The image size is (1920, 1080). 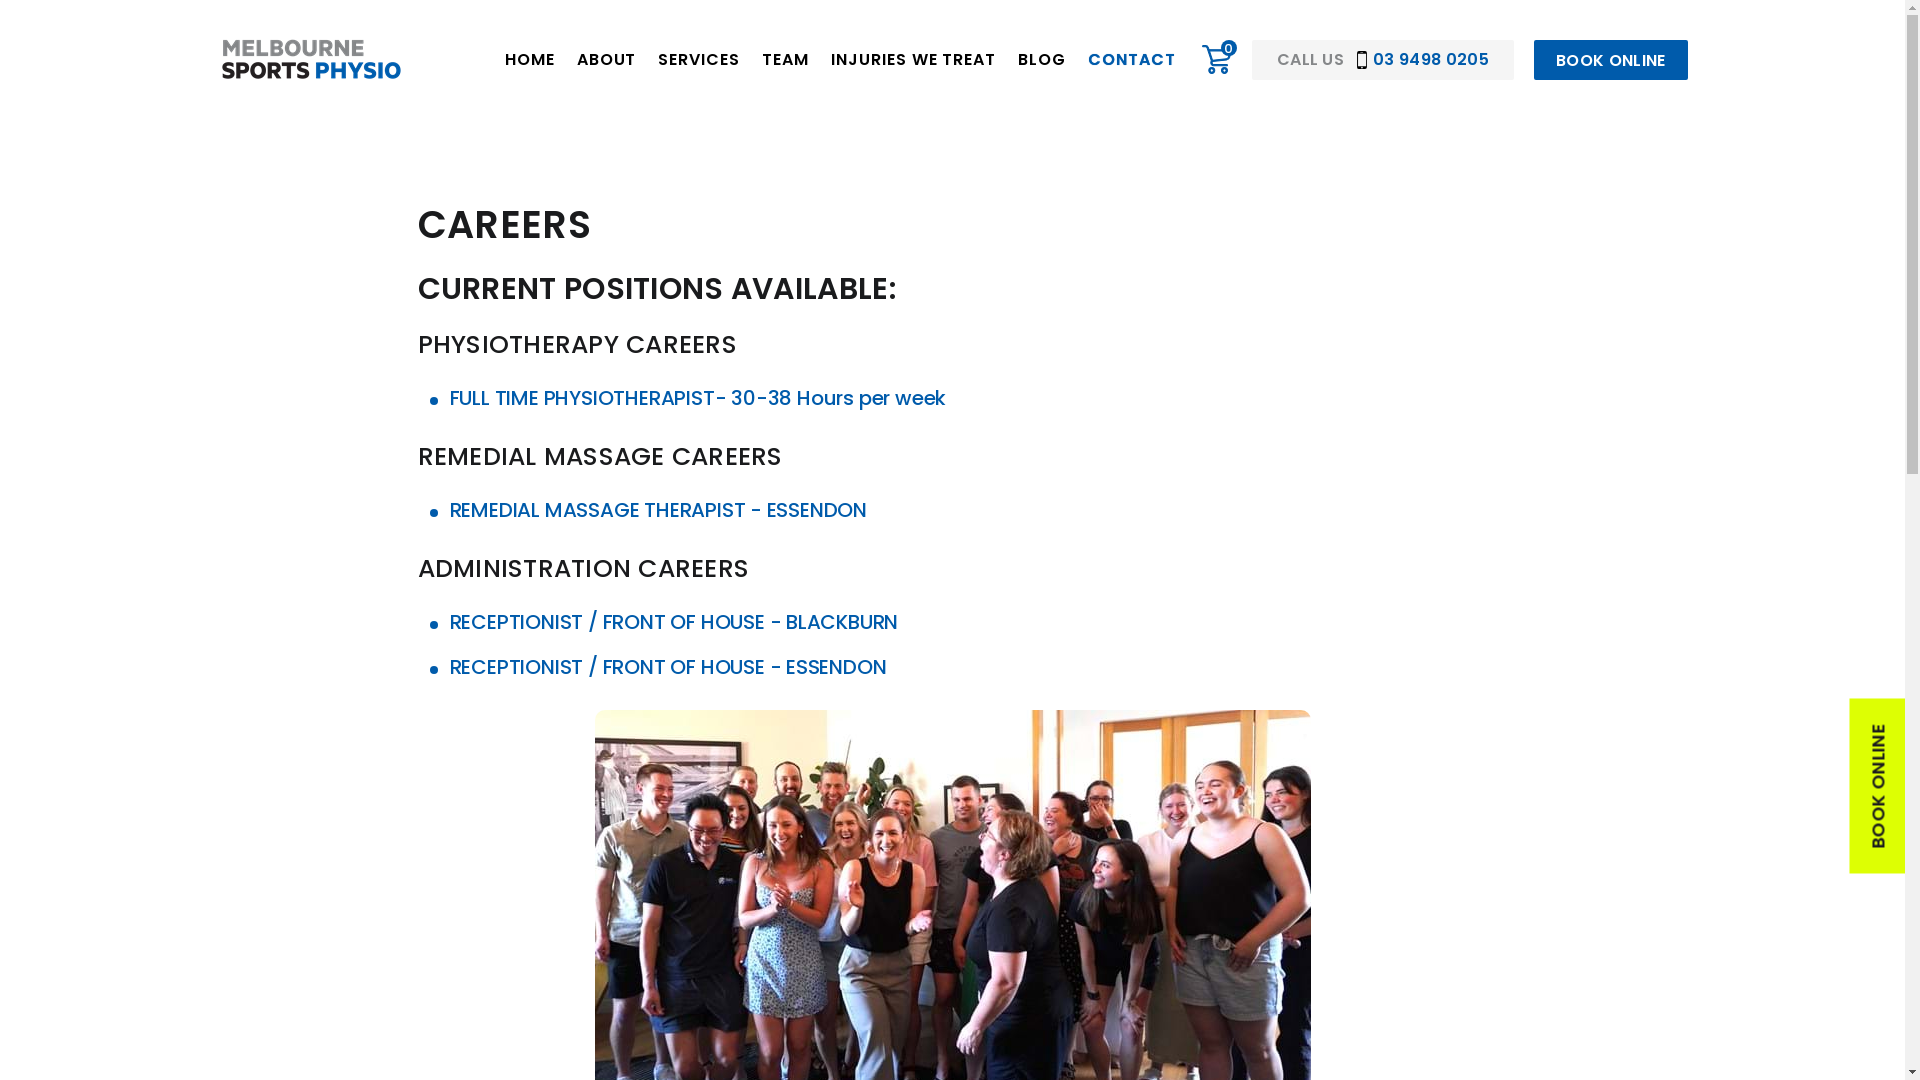 I want to click on 'ABOUT', so click(x=605, y=59).